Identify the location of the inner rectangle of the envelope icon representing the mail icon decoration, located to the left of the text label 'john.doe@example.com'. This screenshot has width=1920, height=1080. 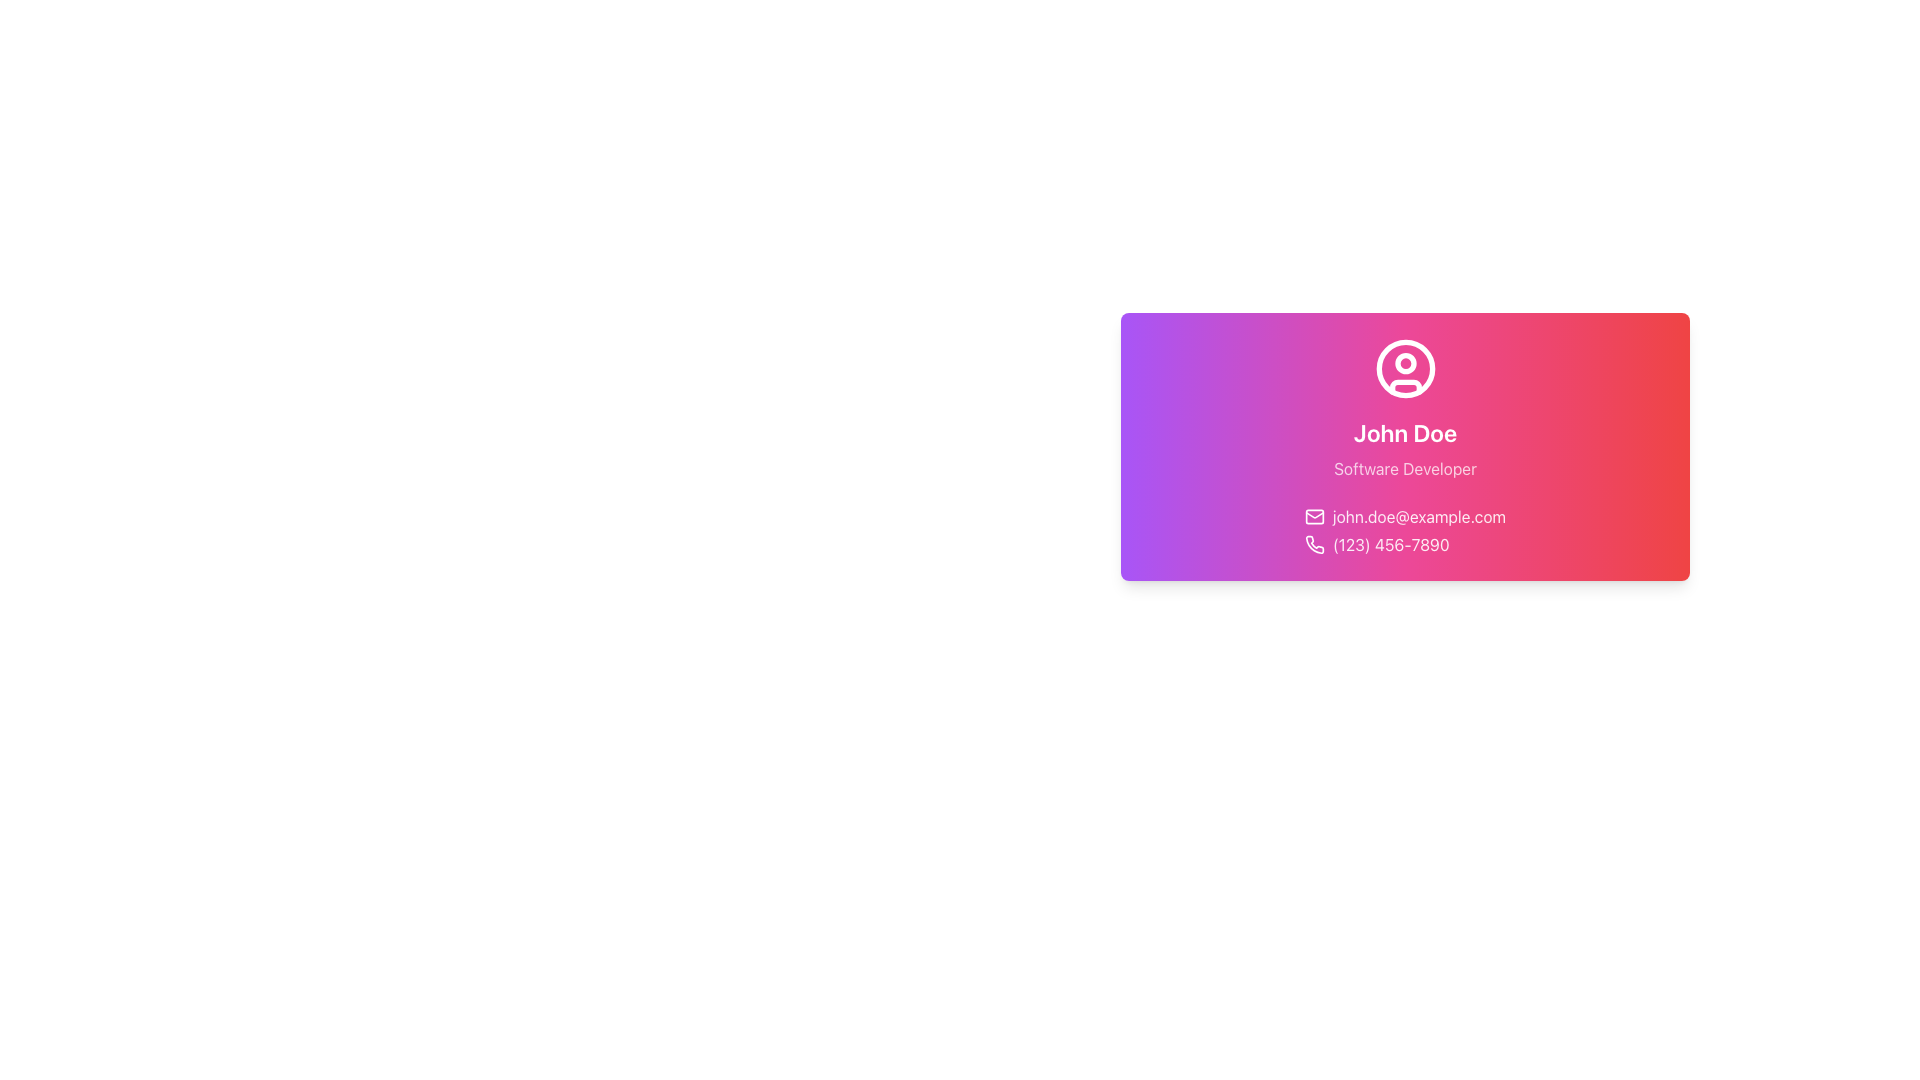
(1315, 515).